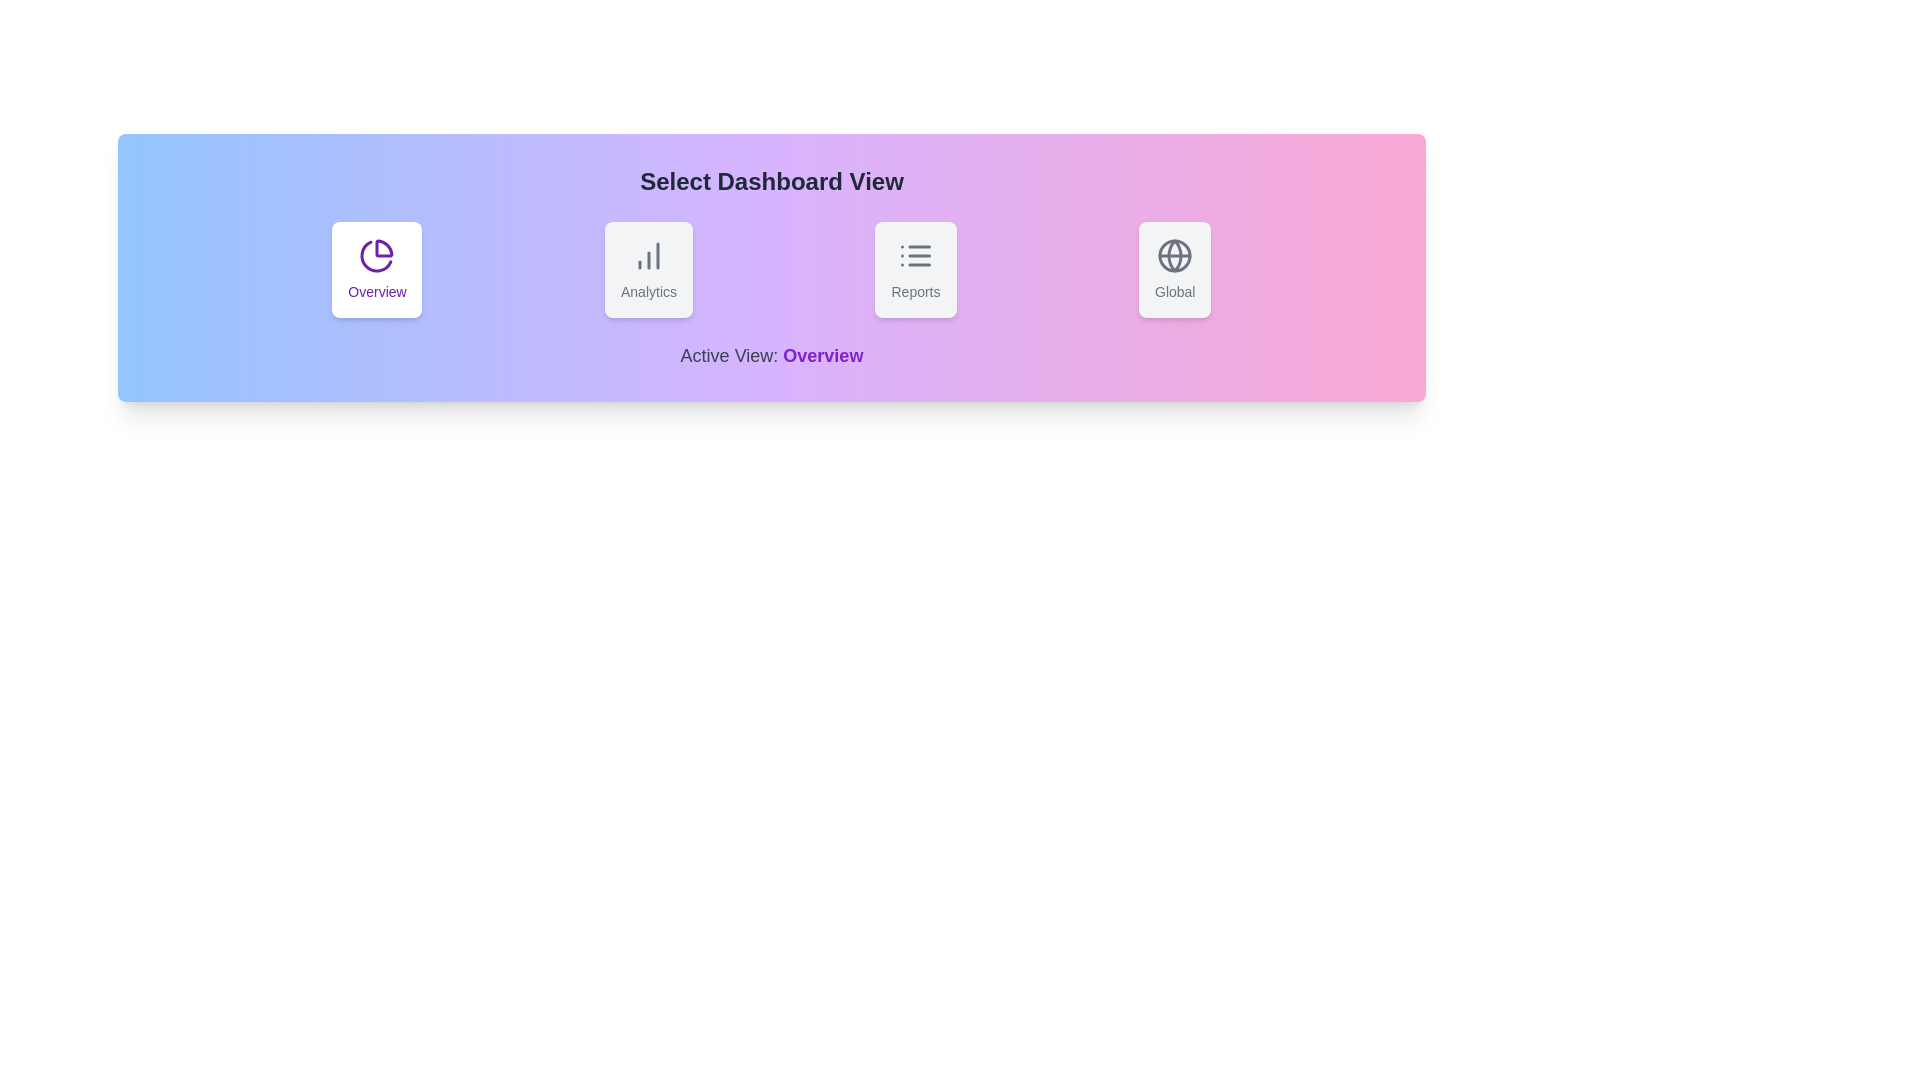  Describe the element at coordinates (1175, 270) in the screenshot. I see `the button labeled Global to switch the active dashboard view` at that location.